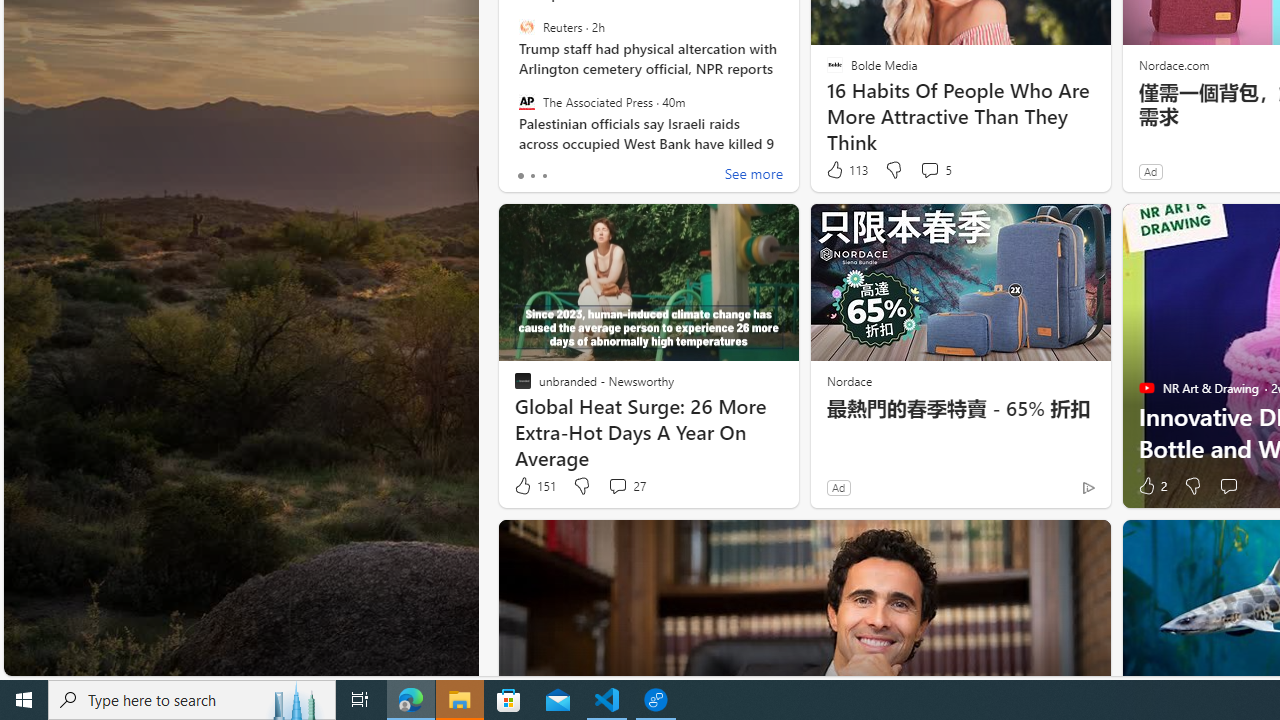 This screenshot has height=720, width=1280. Describe the element at coordinates (934, 169) in the screenshot. I see `'View comments 5 Comment'` at that location.